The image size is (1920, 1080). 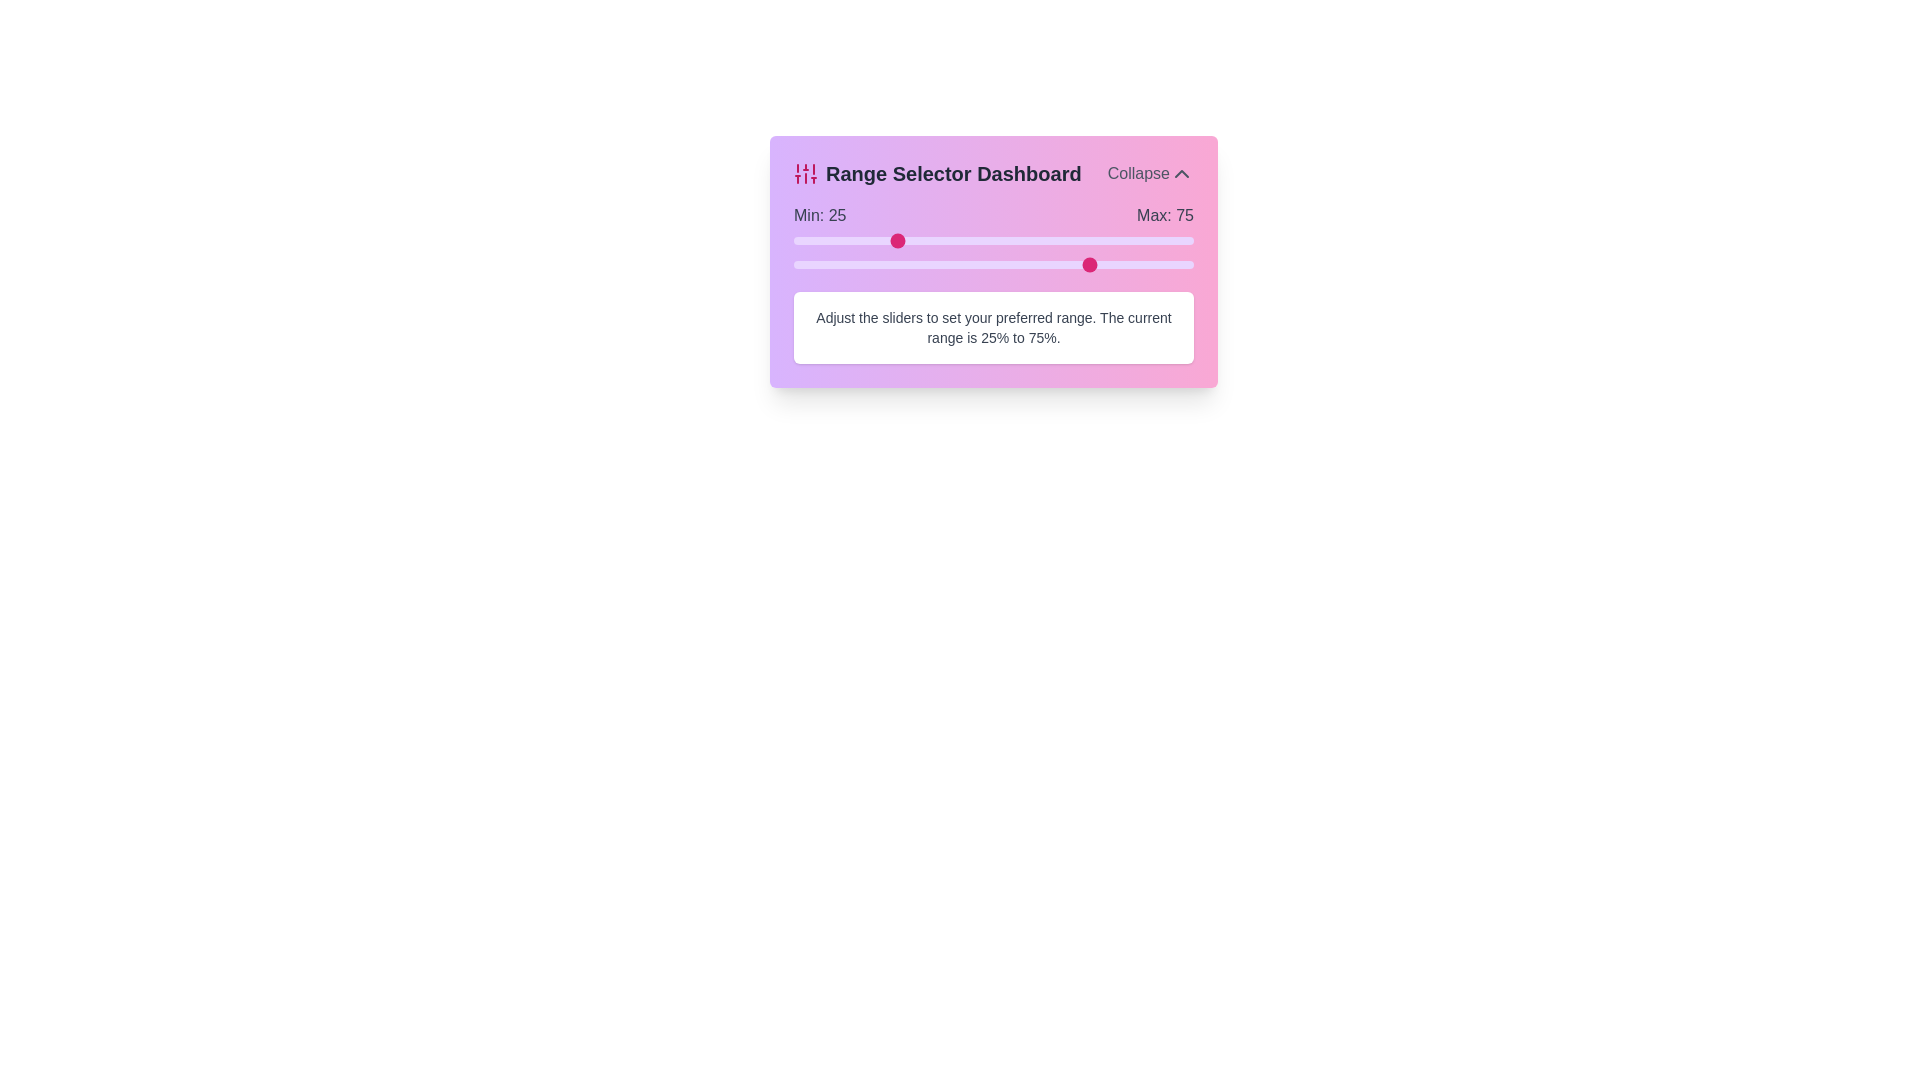 What do you see at coordinates (862, 239) in the screenshot?
I see `the minimum range slider to 17%` at bounding box center [862, 239].